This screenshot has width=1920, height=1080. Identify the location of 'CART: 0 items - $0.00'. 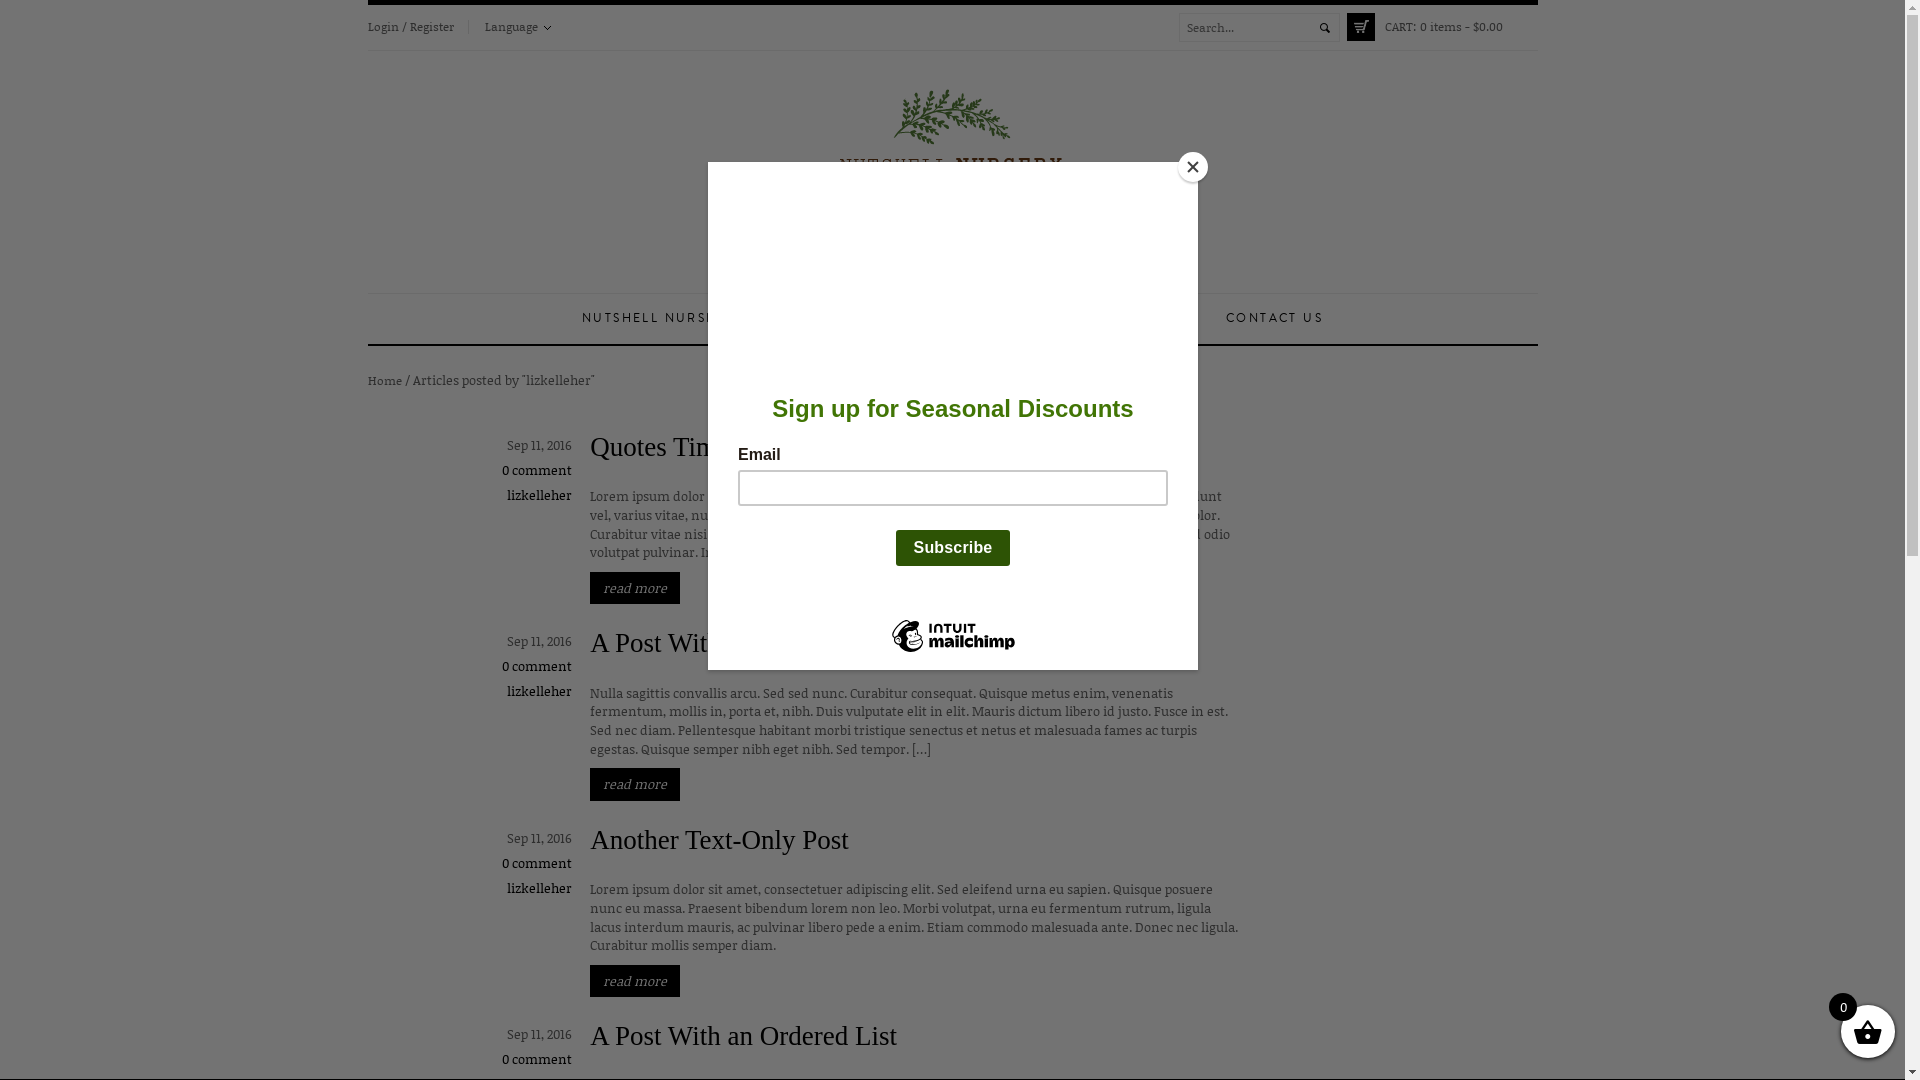
(1345, 27).